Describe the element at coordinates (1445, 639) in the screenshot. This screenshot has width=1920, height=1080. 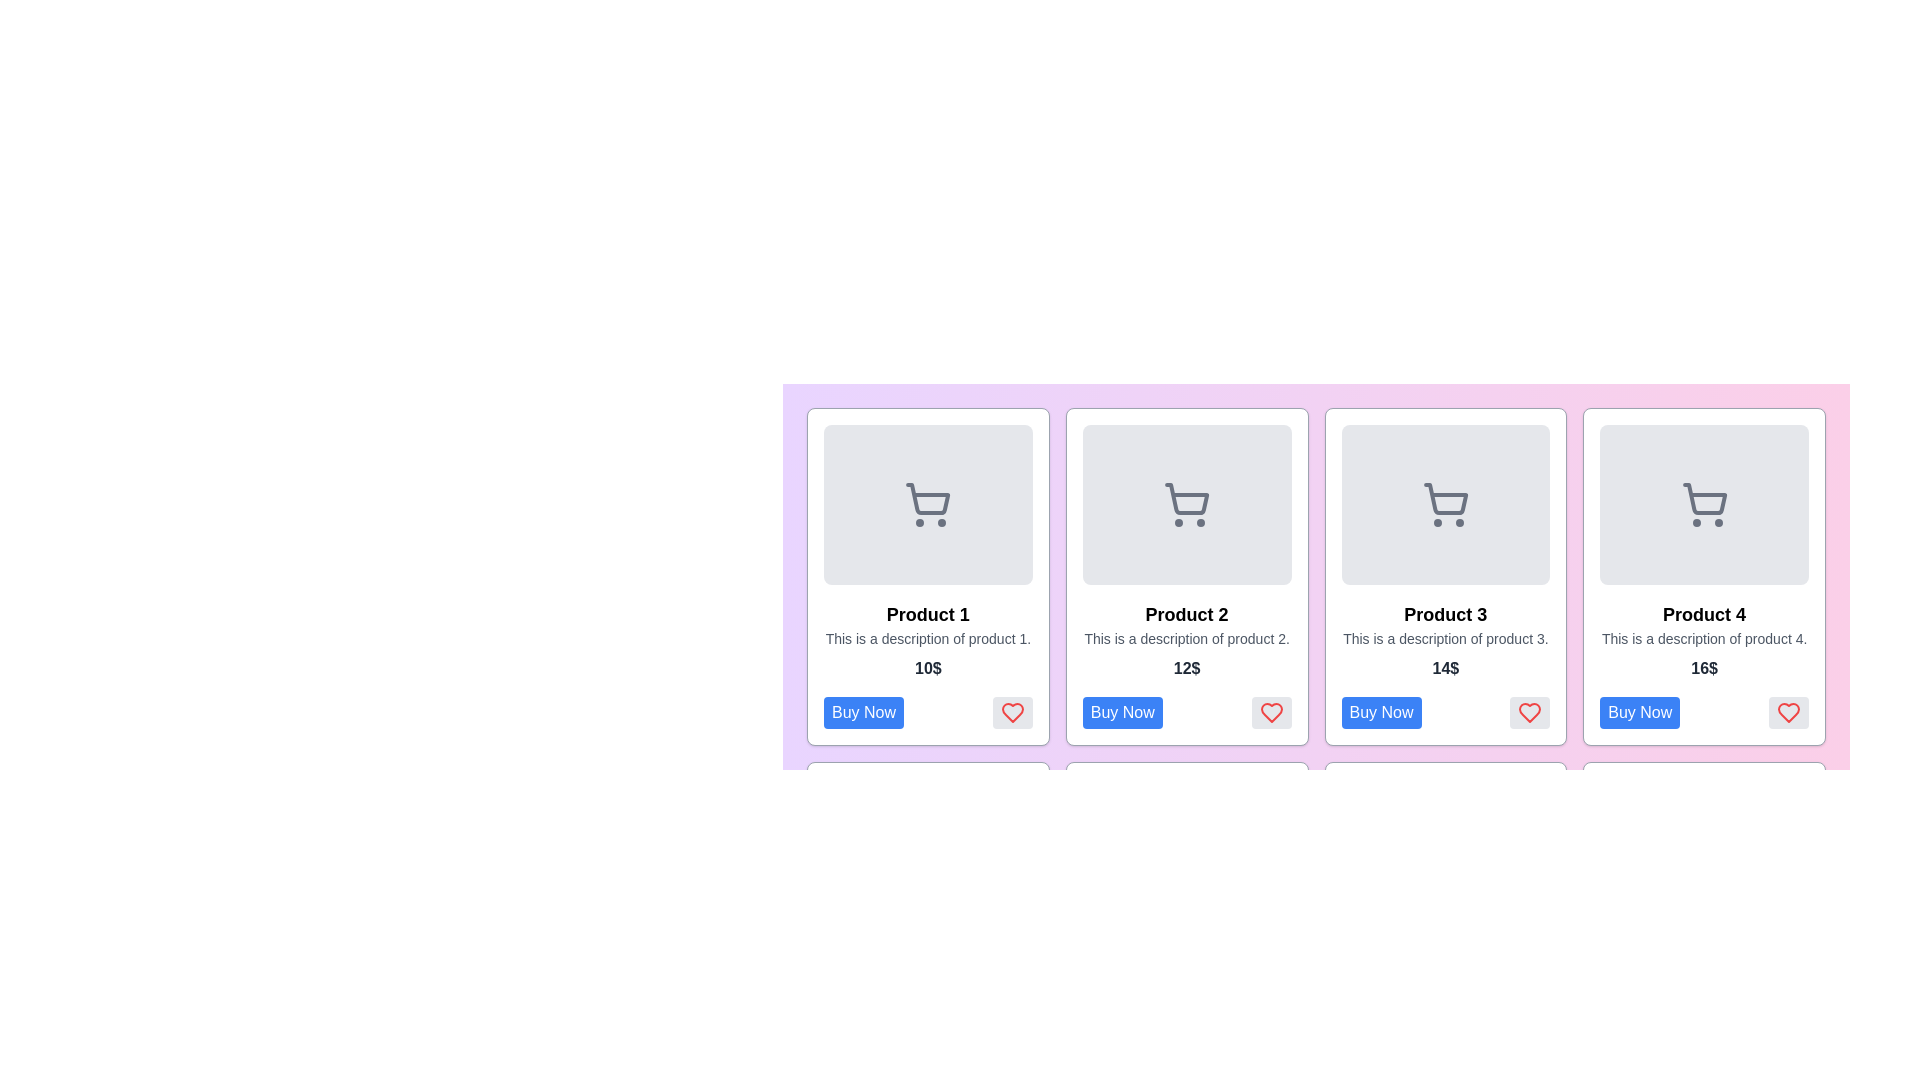
I see `descriptive text located in the third product card, positioned centrally below the title and above the price label` at that location.